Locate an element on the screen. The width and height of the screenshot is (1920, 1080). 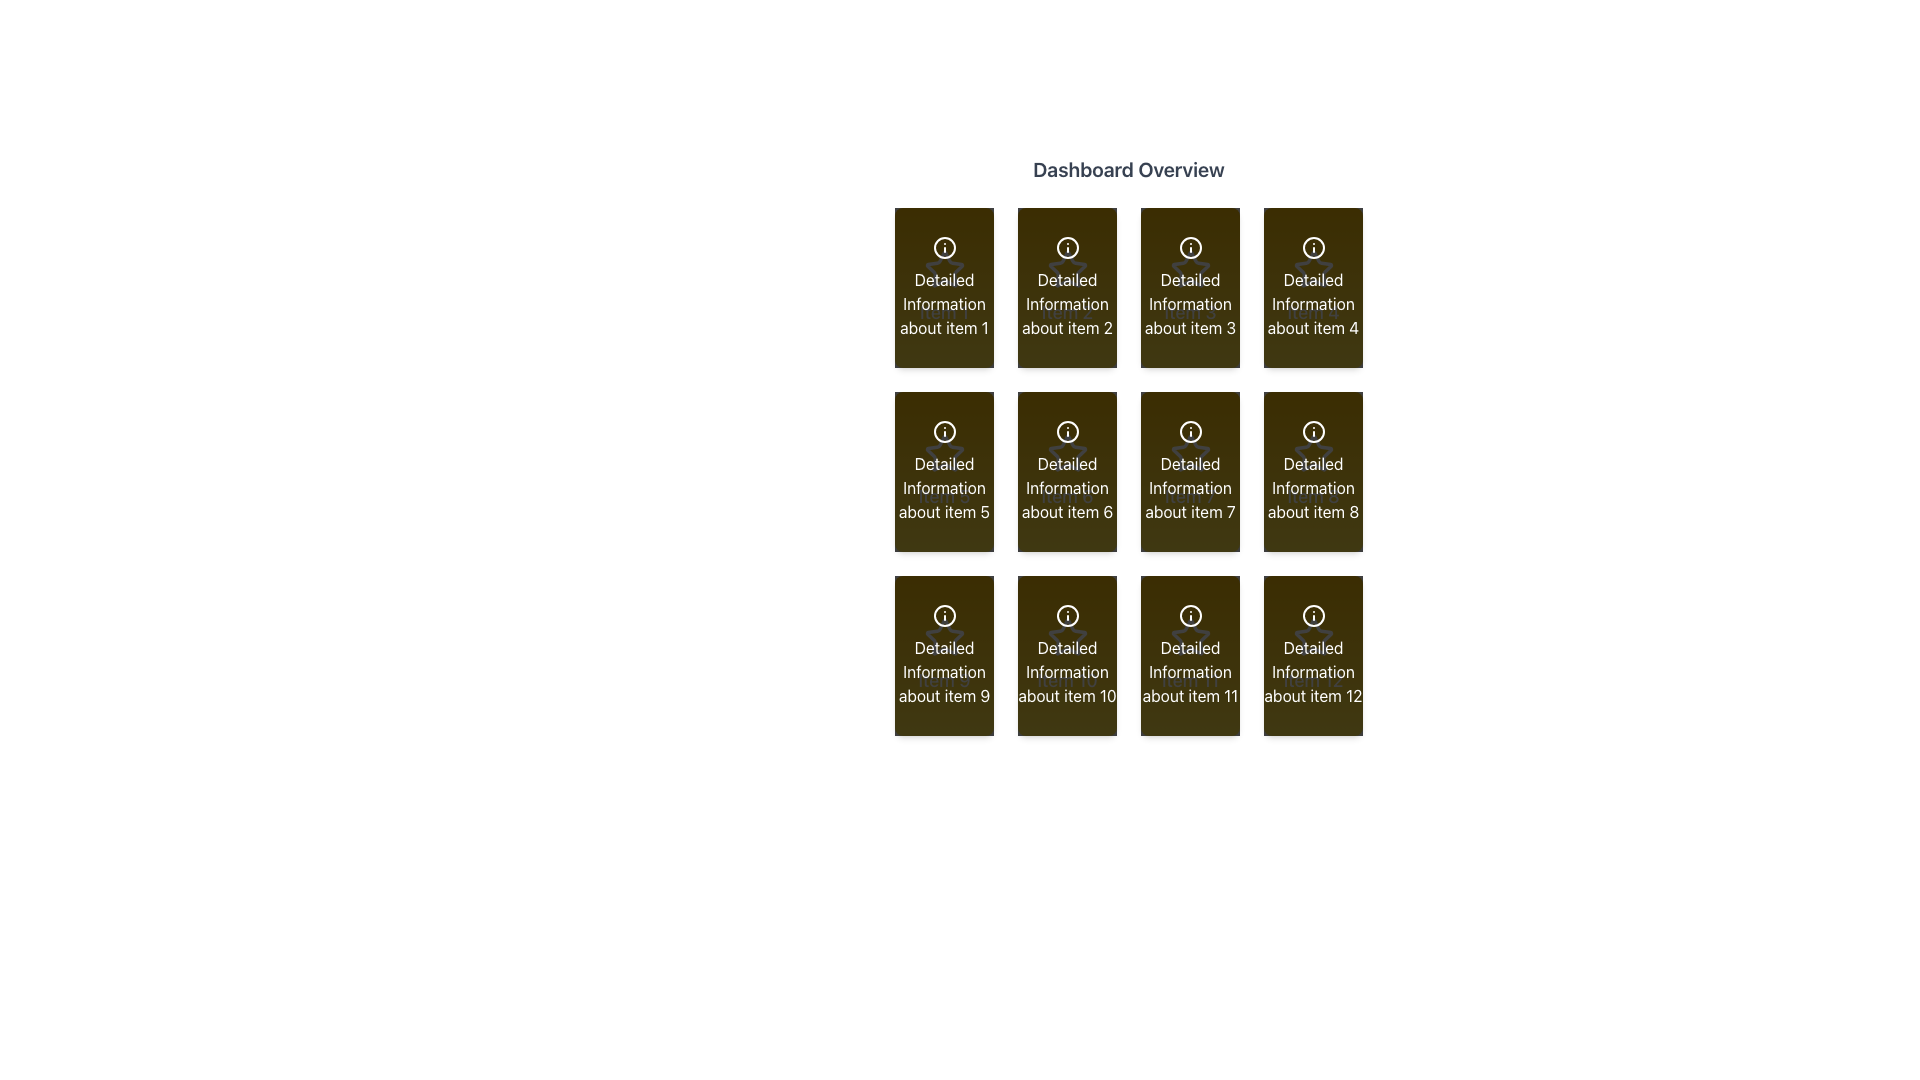
the text element that reads 'Item 4', which is styled with a medium font size, white color, and bold weight, located within a yellow gradient background panel is located at coordinates (1313, 312).